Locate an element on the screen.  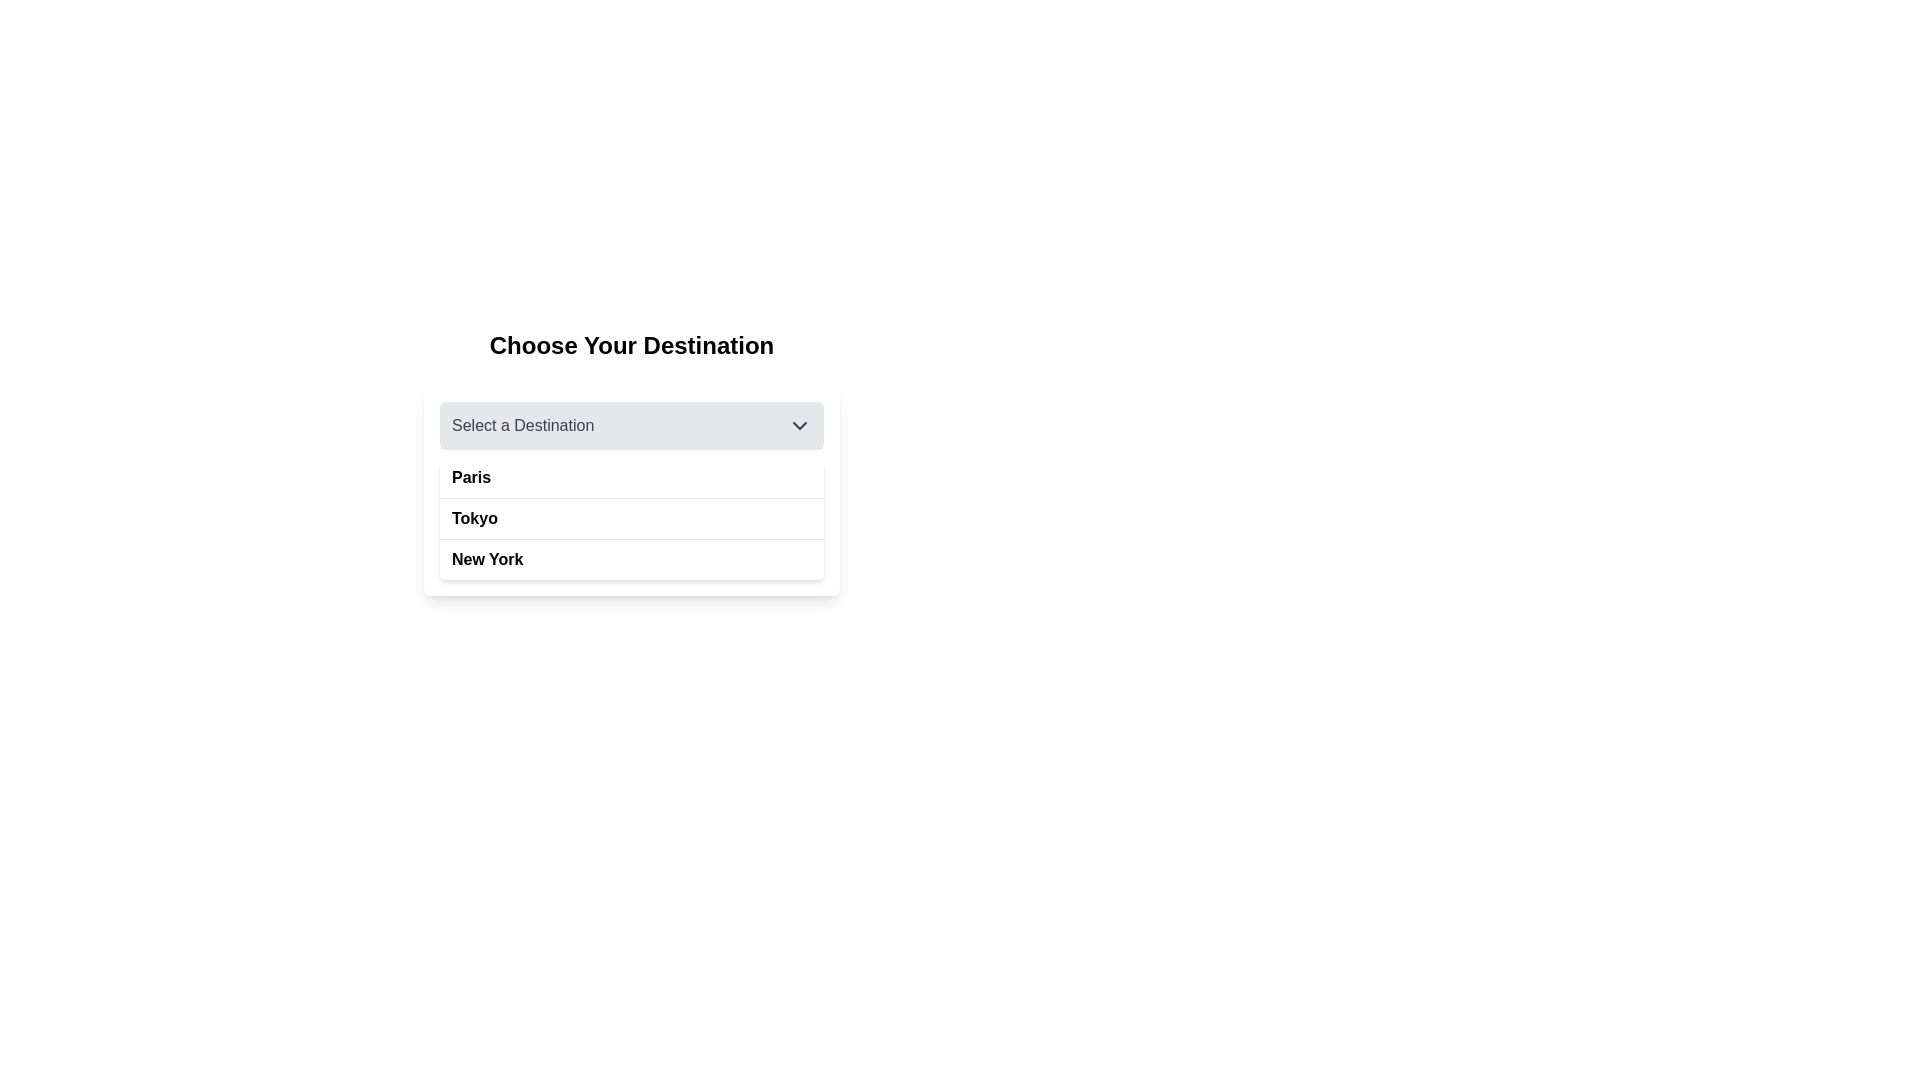
the second item in the dropdown list, which is the selectable option between 'Paris' and 'New York' is located at coordinates (474, 518).